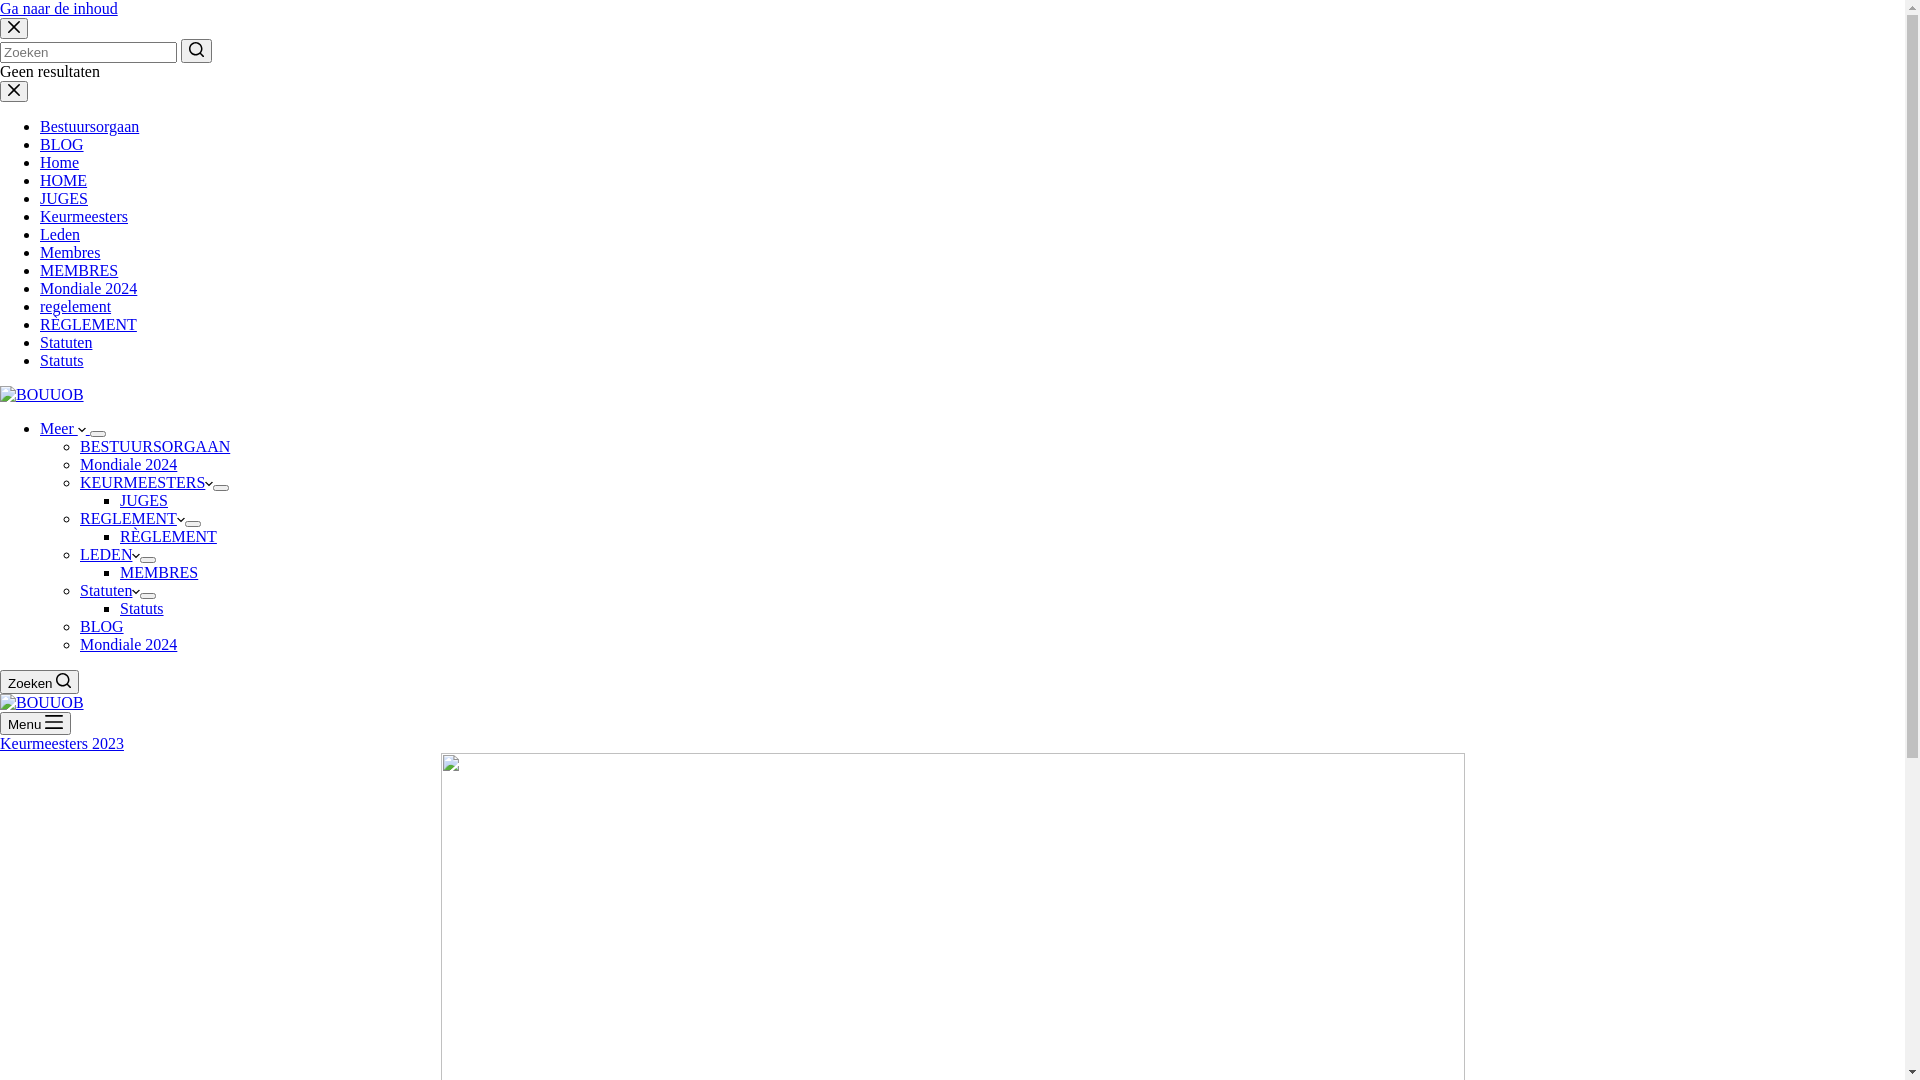 The image size is (1920, 1080). What do you see at coordinates (58, 8) in the screenshot?
I see `'Ga naar de inhoud'` at bounding box center [58, 8].